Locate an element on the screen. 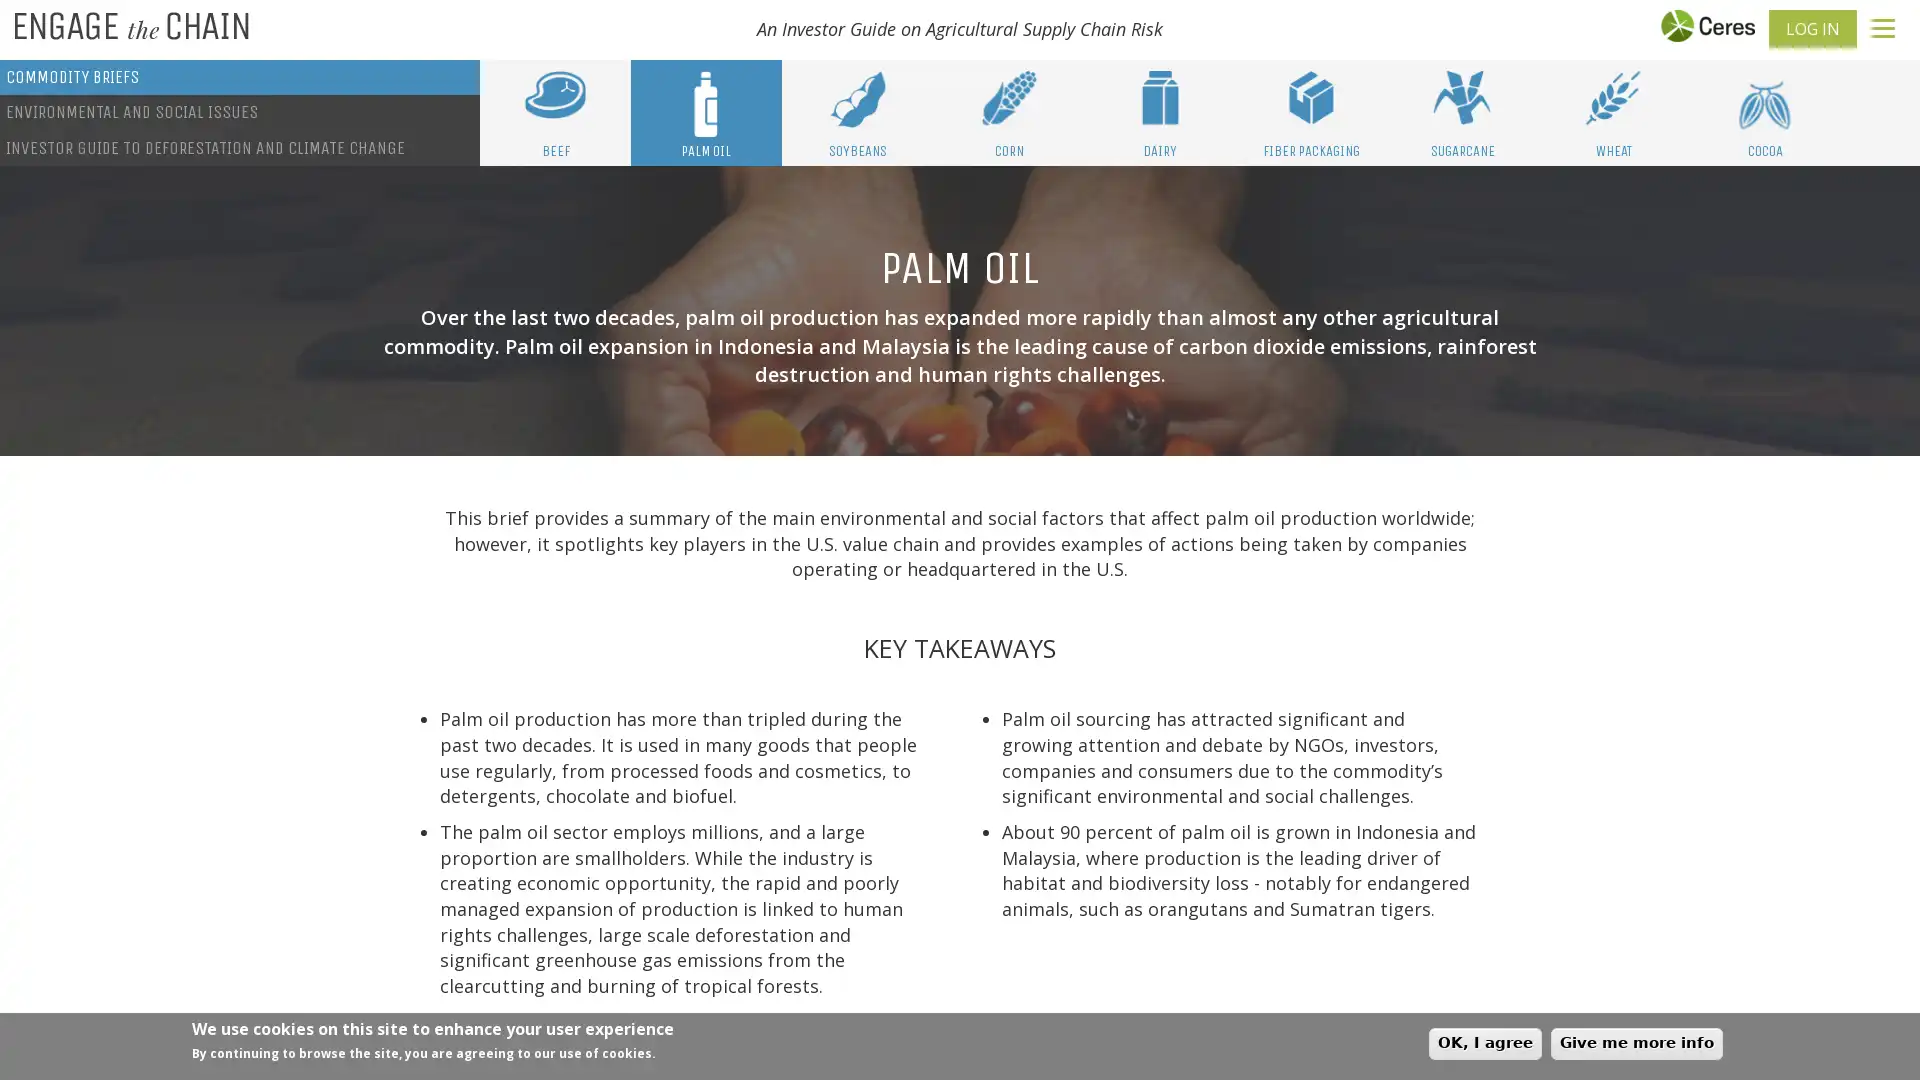  OK, I agree is located at coordinates (1485, 1042).